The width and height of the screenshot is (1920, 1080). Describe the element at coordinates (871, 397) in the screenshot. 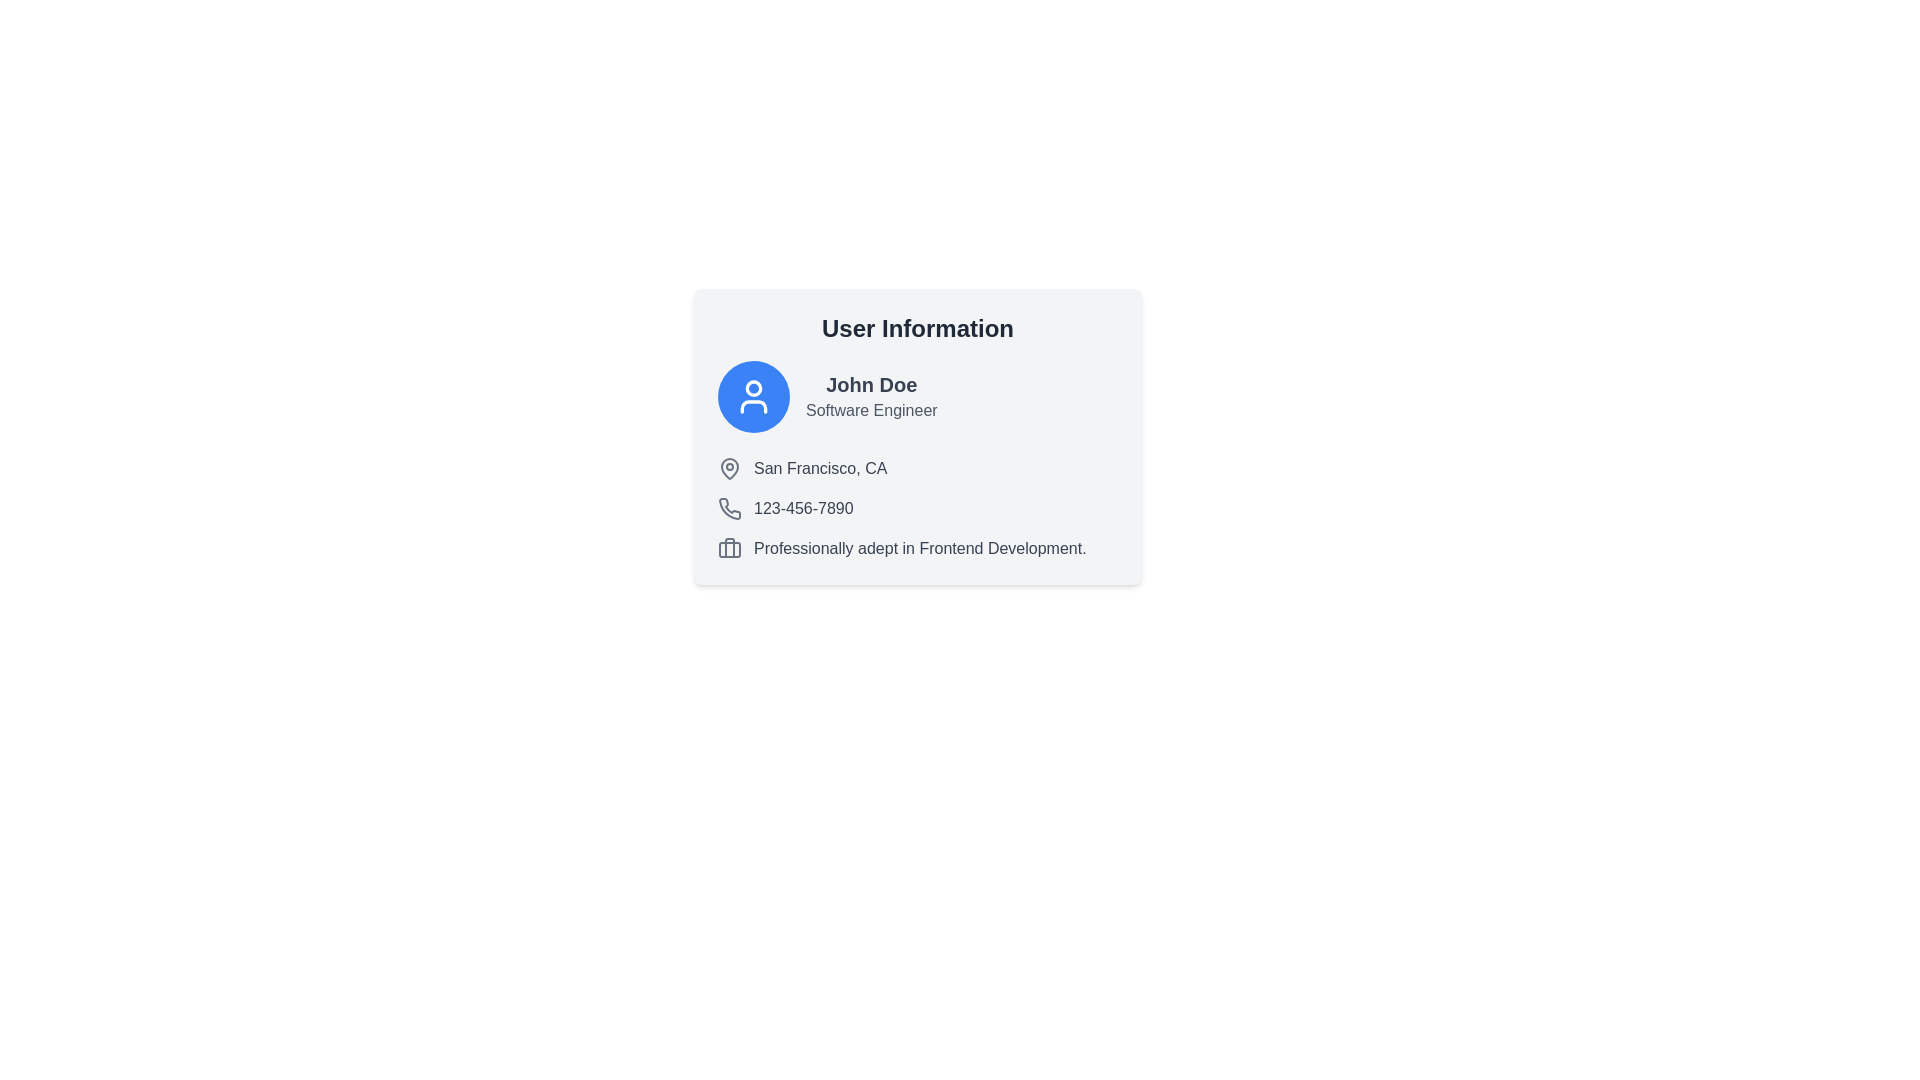

I see `the text block displaying the user's name and role, which is located to the right of a blue circular icon with a user symbol` at that location.